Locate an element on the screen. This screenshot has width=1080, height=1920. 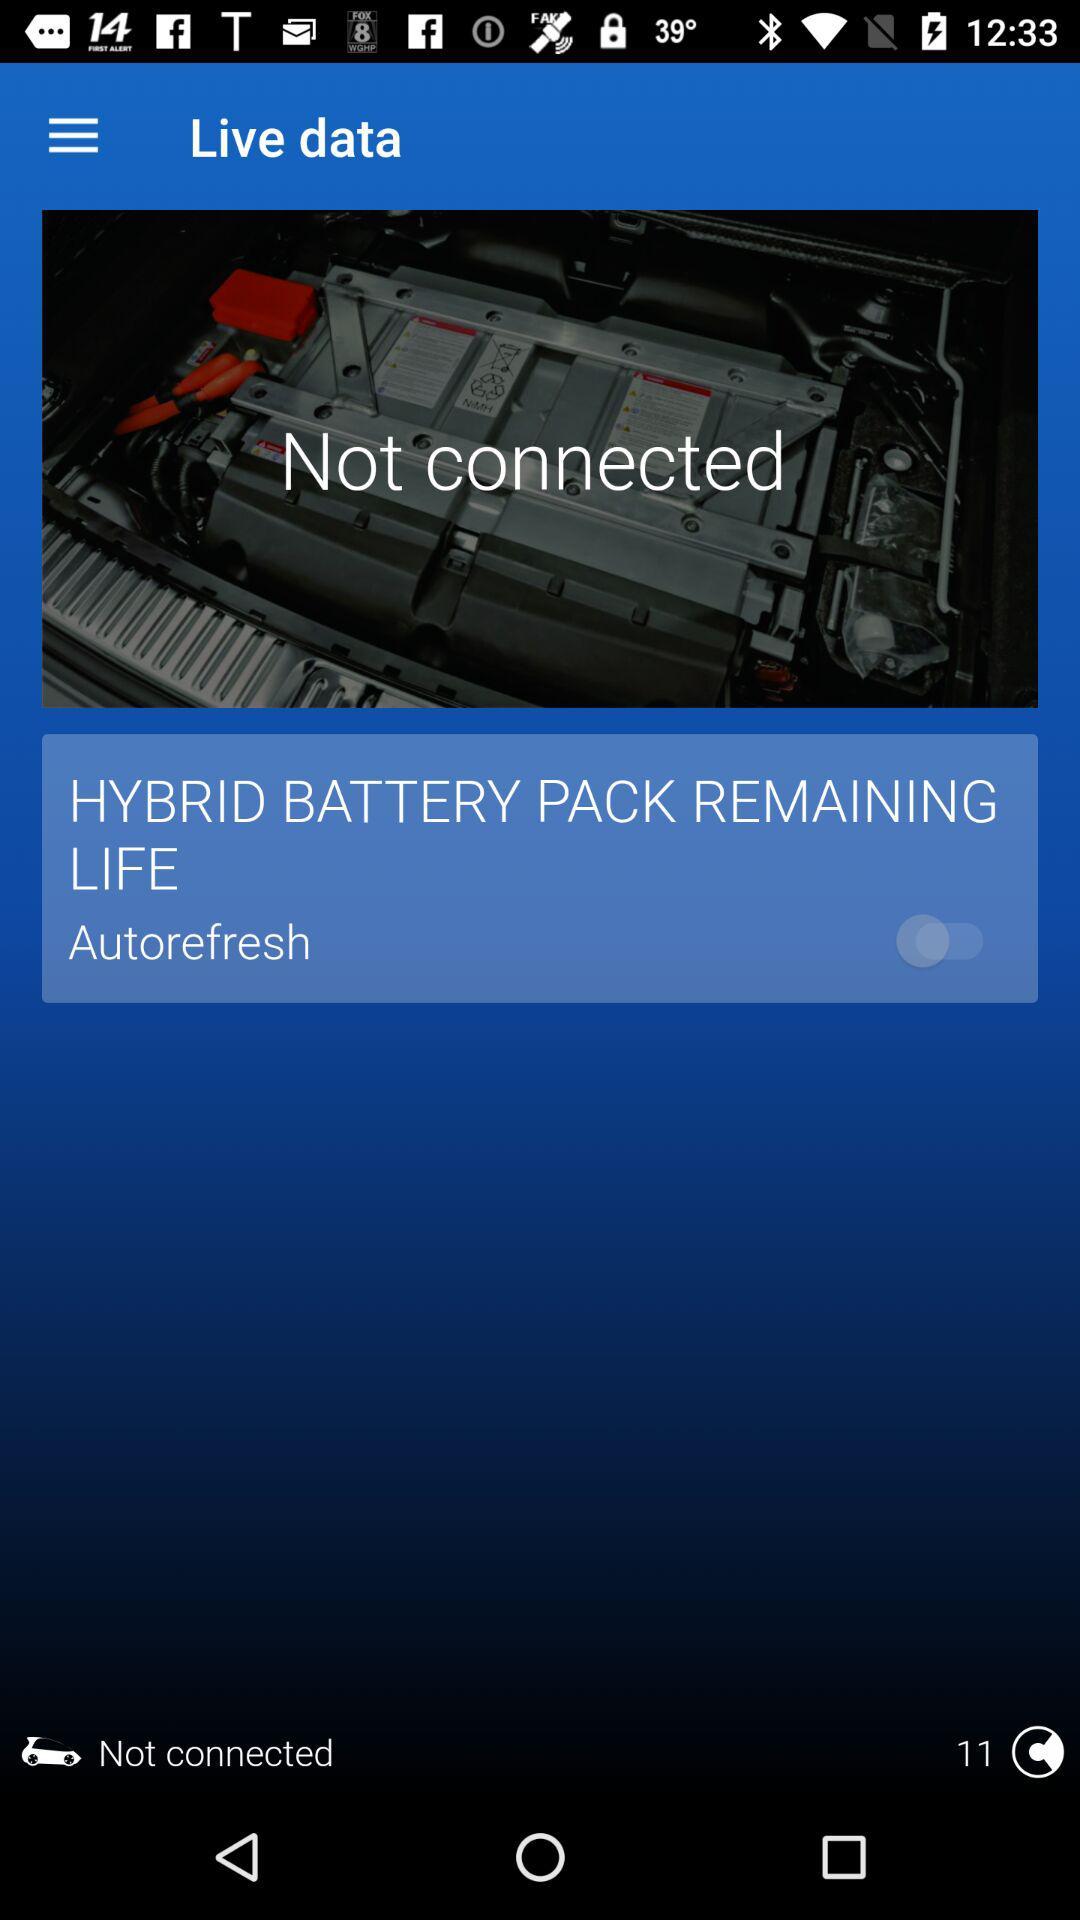
the car symbol in the bottom of the page is located at coordinates (50, 1751).